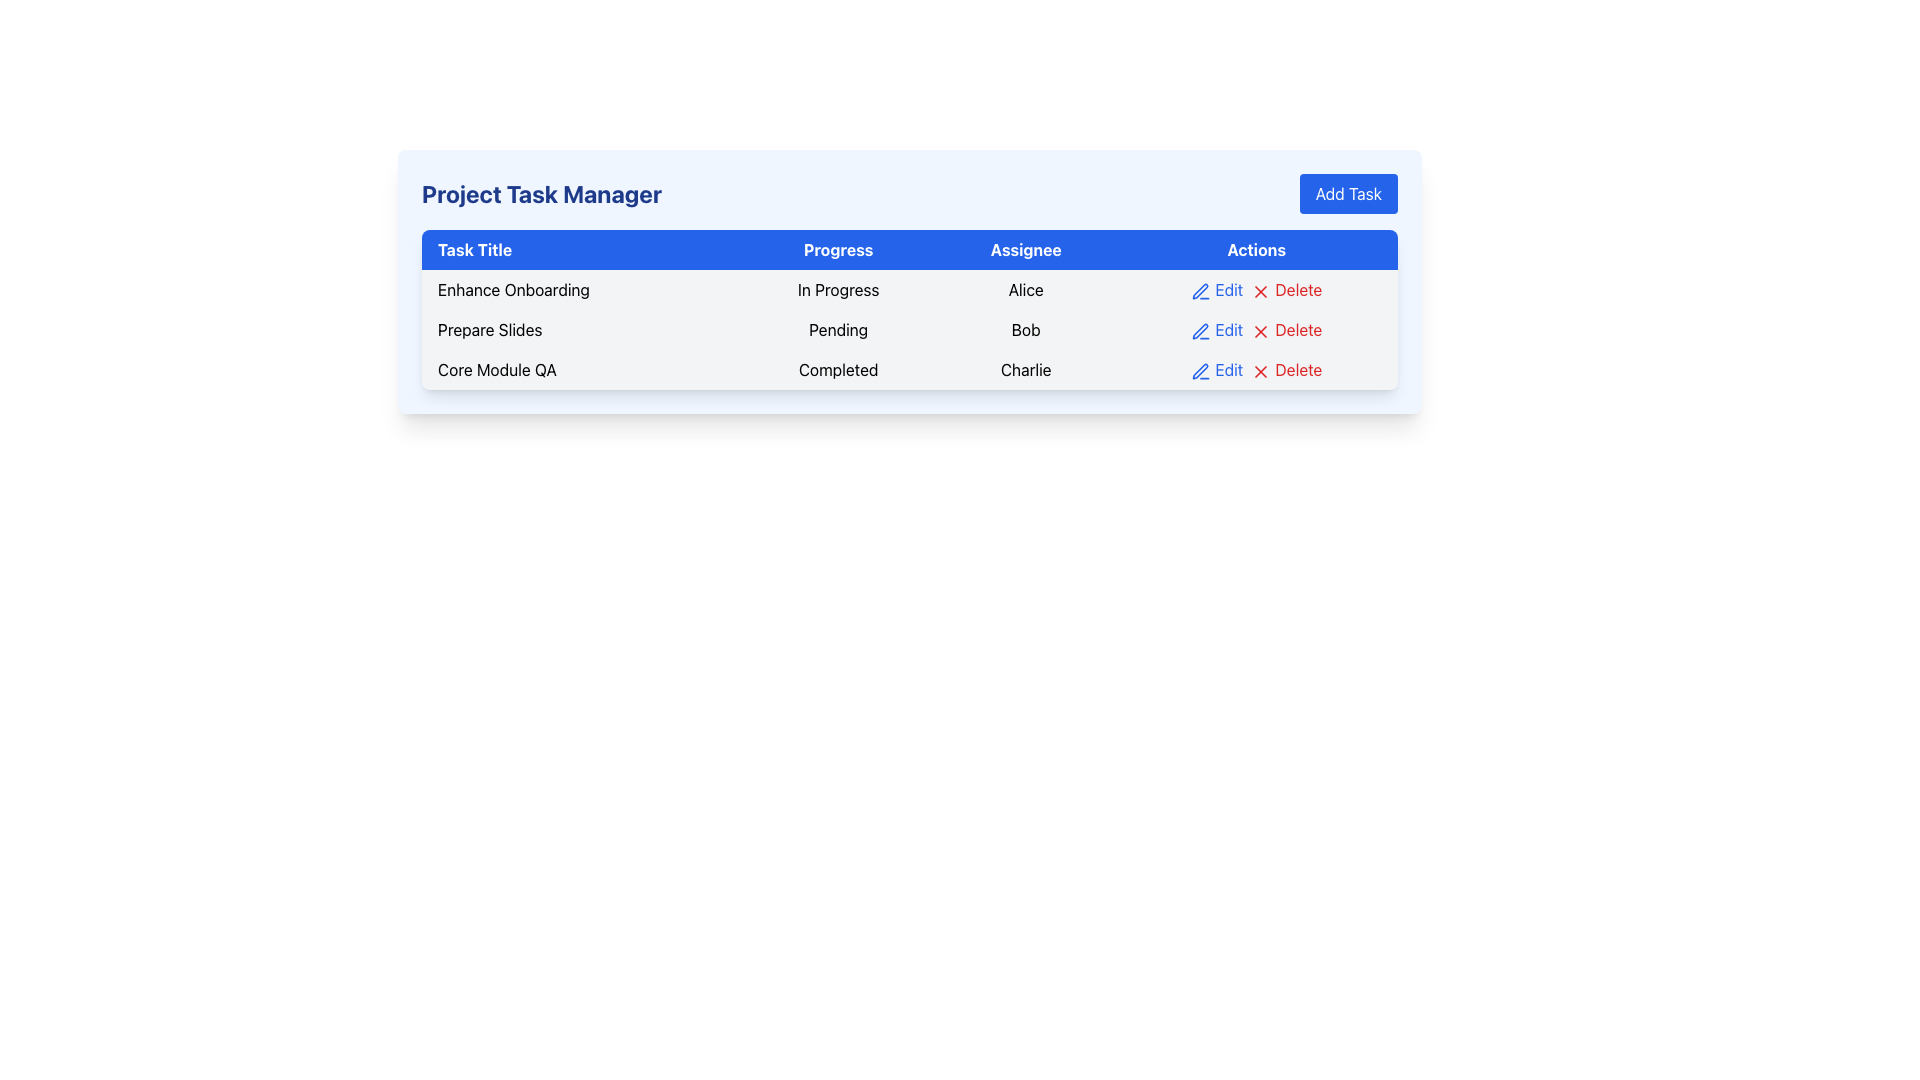  I want to click on the third row of the table that contains the task details for 'Core Module QA', including the completed status, assignee 'Charlie', and interactive options 'Edit' and 'Delete', so click(909, 370).